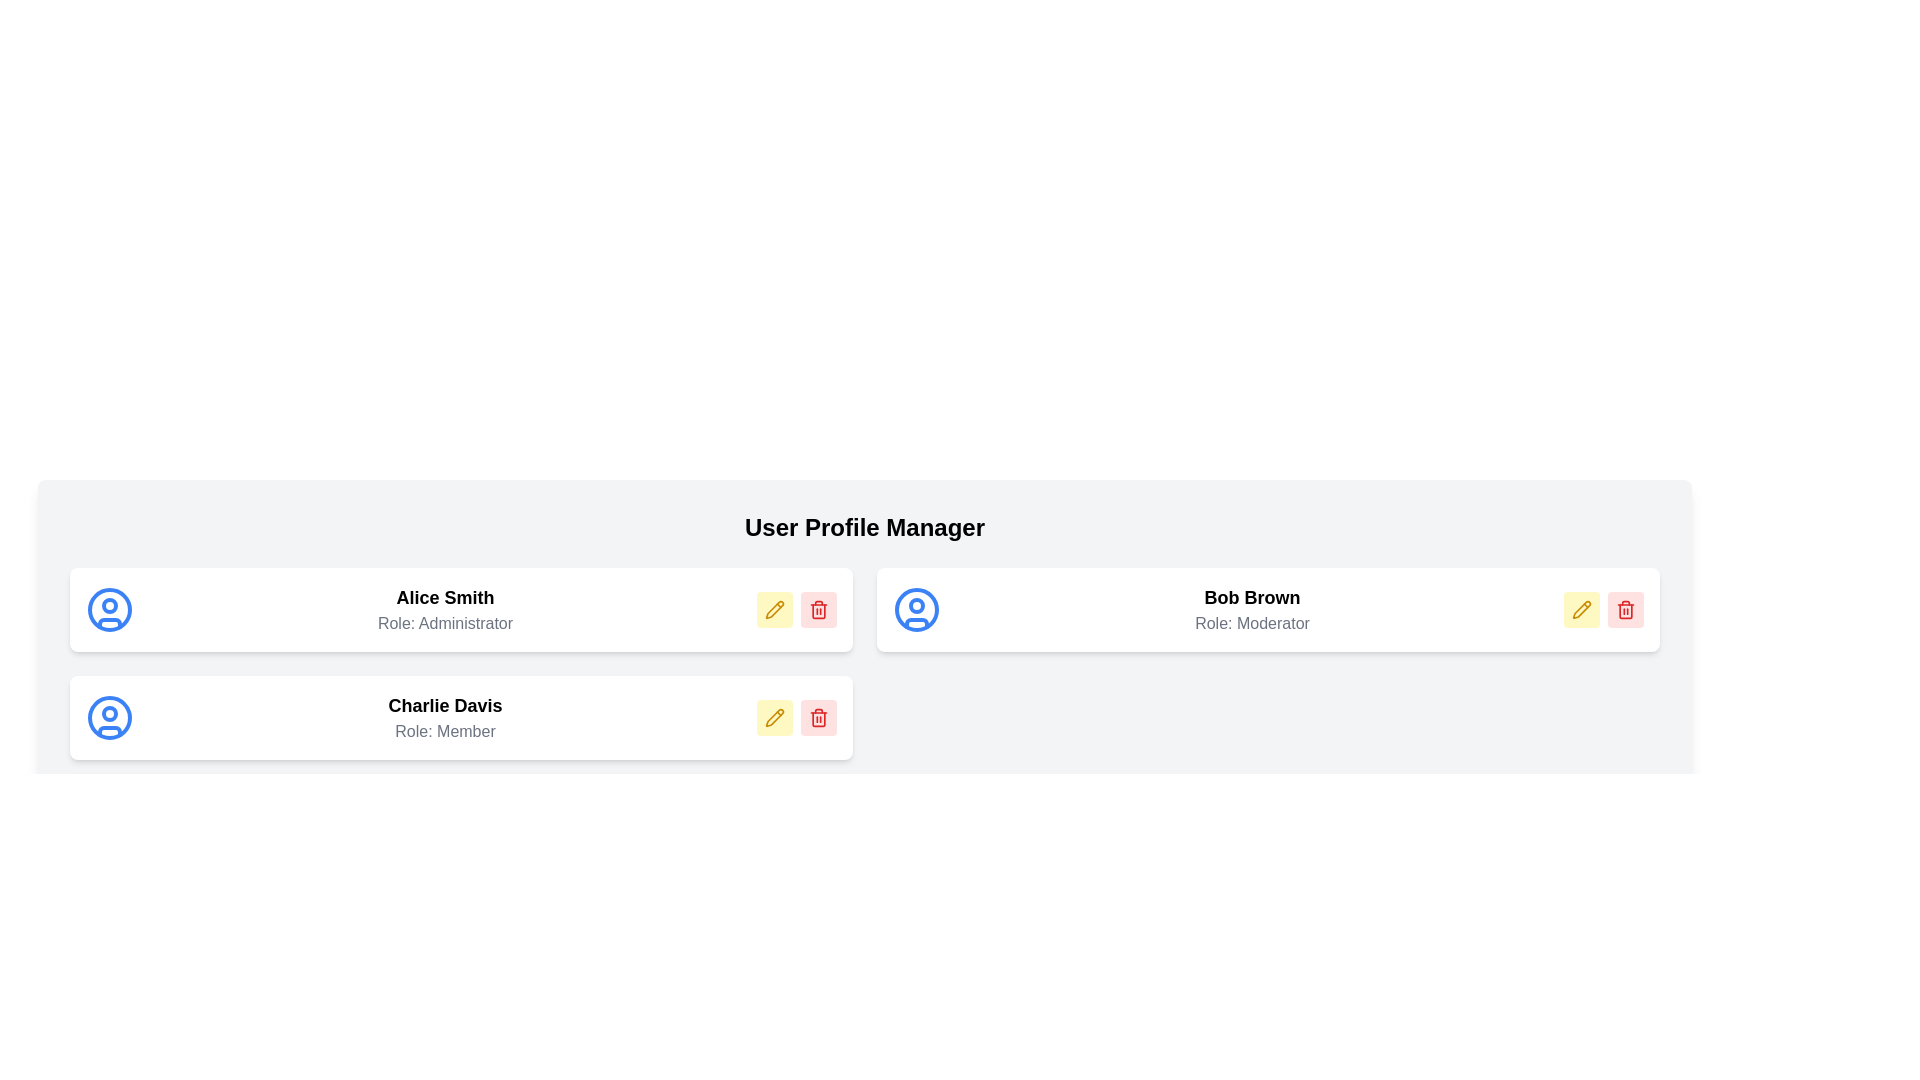 Image resolution: width=1920 pixels, height=1080 pixels. What do you see at coordinates (1581, 608) in the screenshot?
I see `the edit button associated with 'Bob Brown'` at bounding box center [1581, 608].